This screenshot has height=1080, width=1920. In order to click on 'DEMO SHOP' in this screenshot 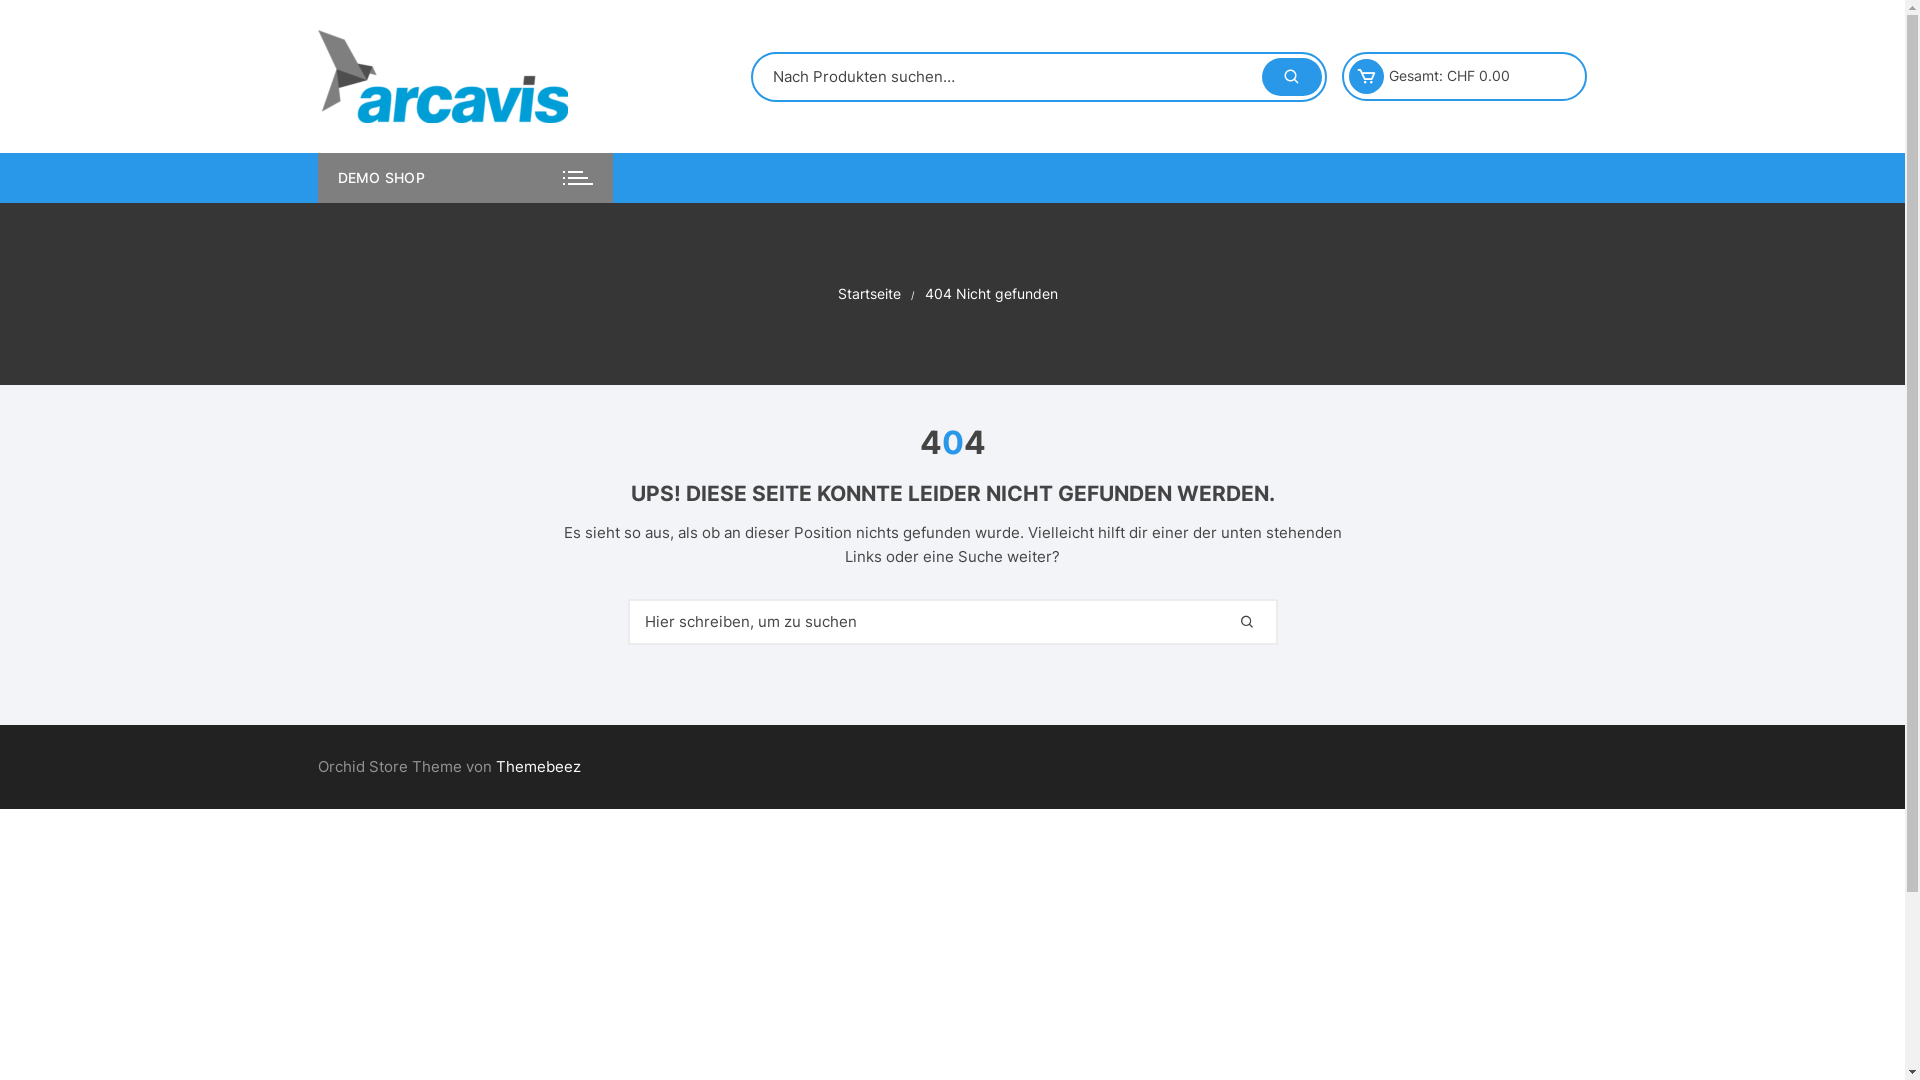, I will do `click(464, 176)`.